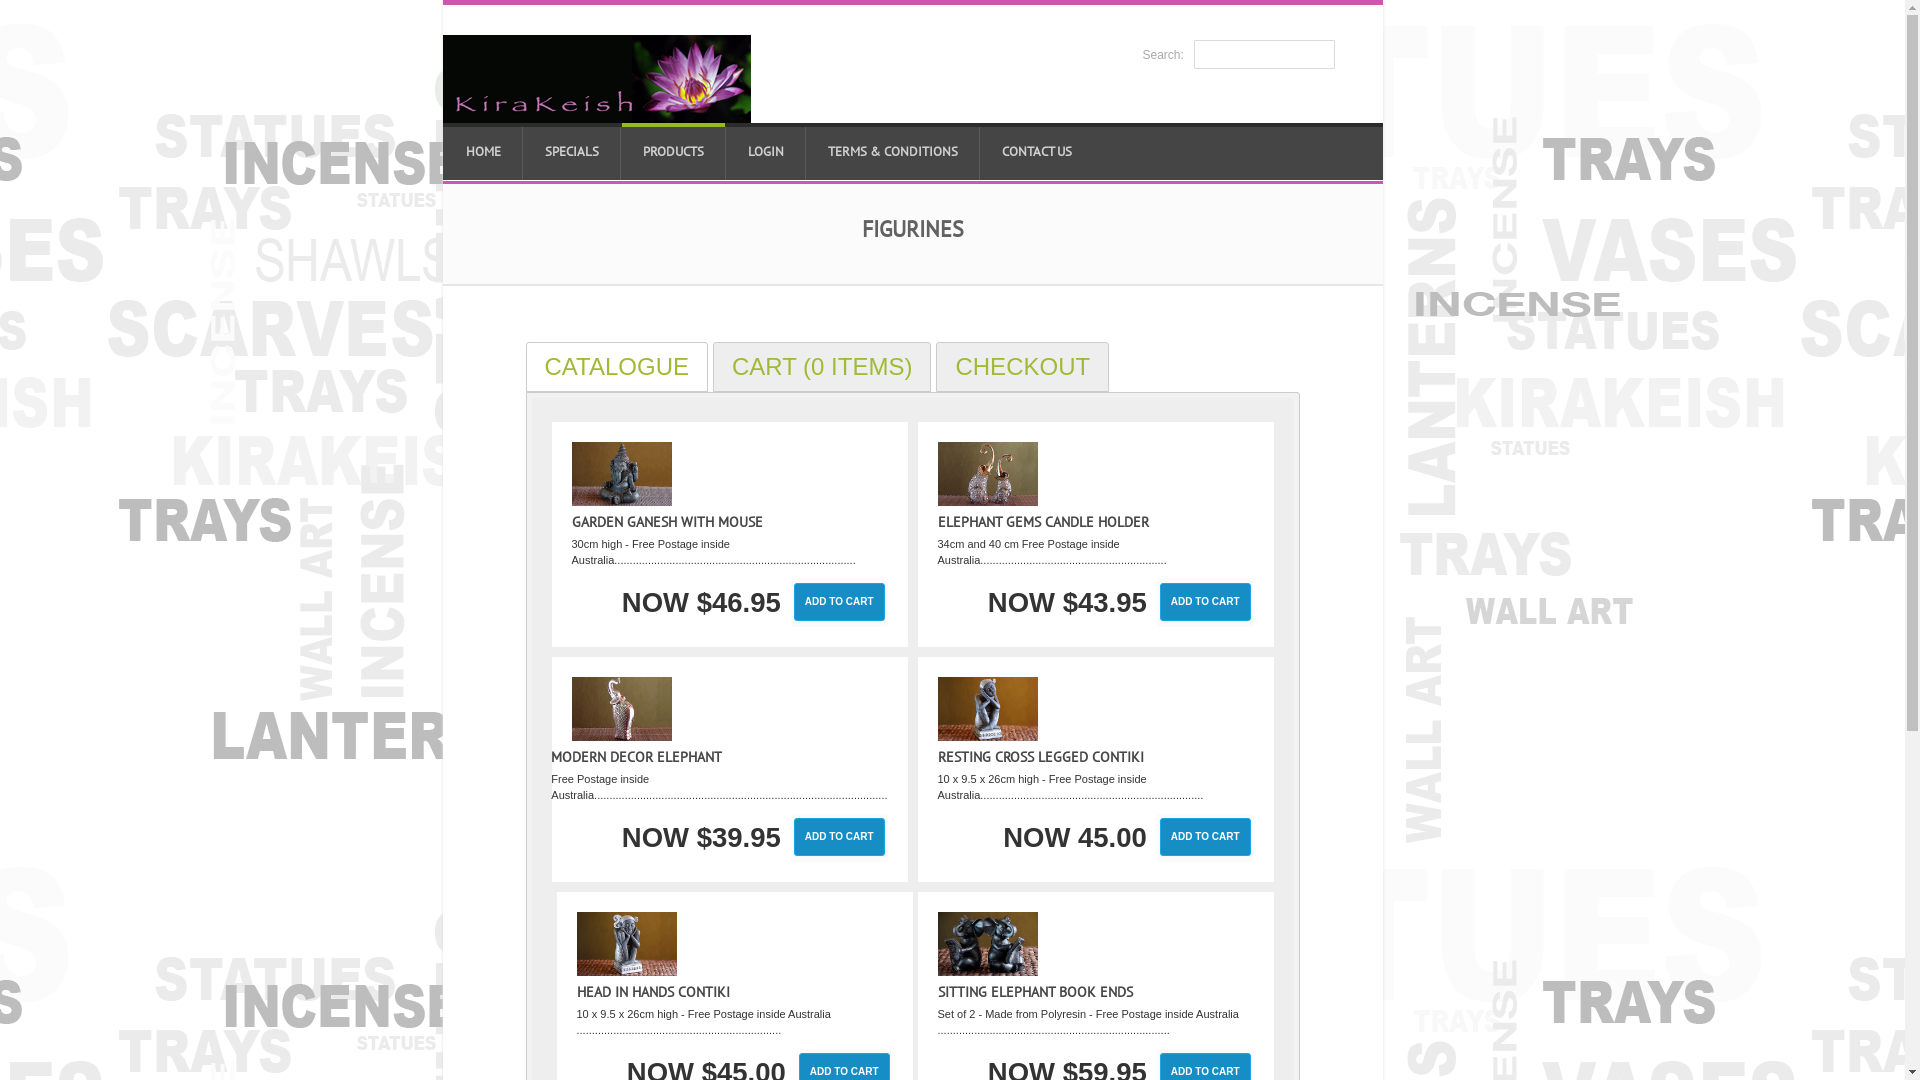  I want to click on 'SPECIALS', so click(570, 150).